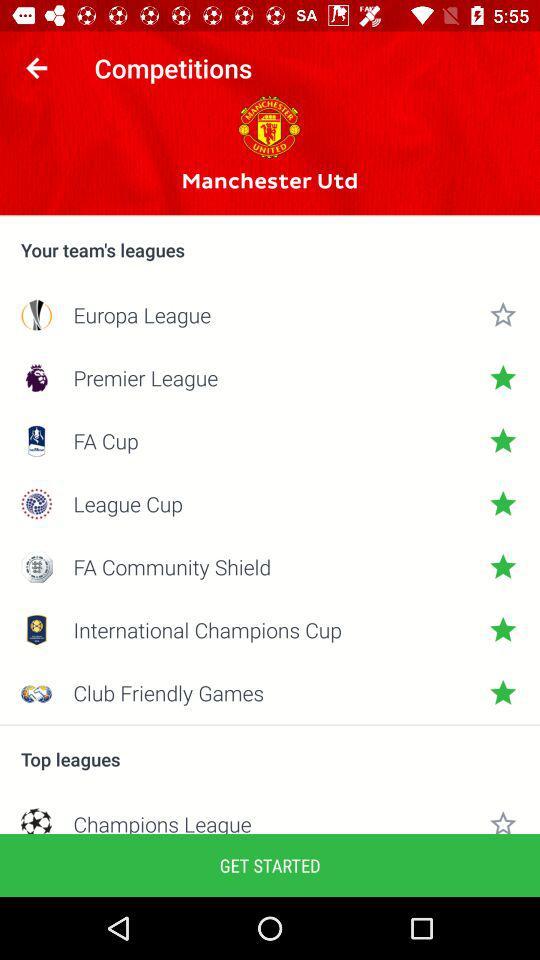 The height and width of the screenshot is (960, 540). What do you see at coordinates (270, 376) in the screenshot?
I see `the icon above the fa cup icon` at bounding box center [270, 376].